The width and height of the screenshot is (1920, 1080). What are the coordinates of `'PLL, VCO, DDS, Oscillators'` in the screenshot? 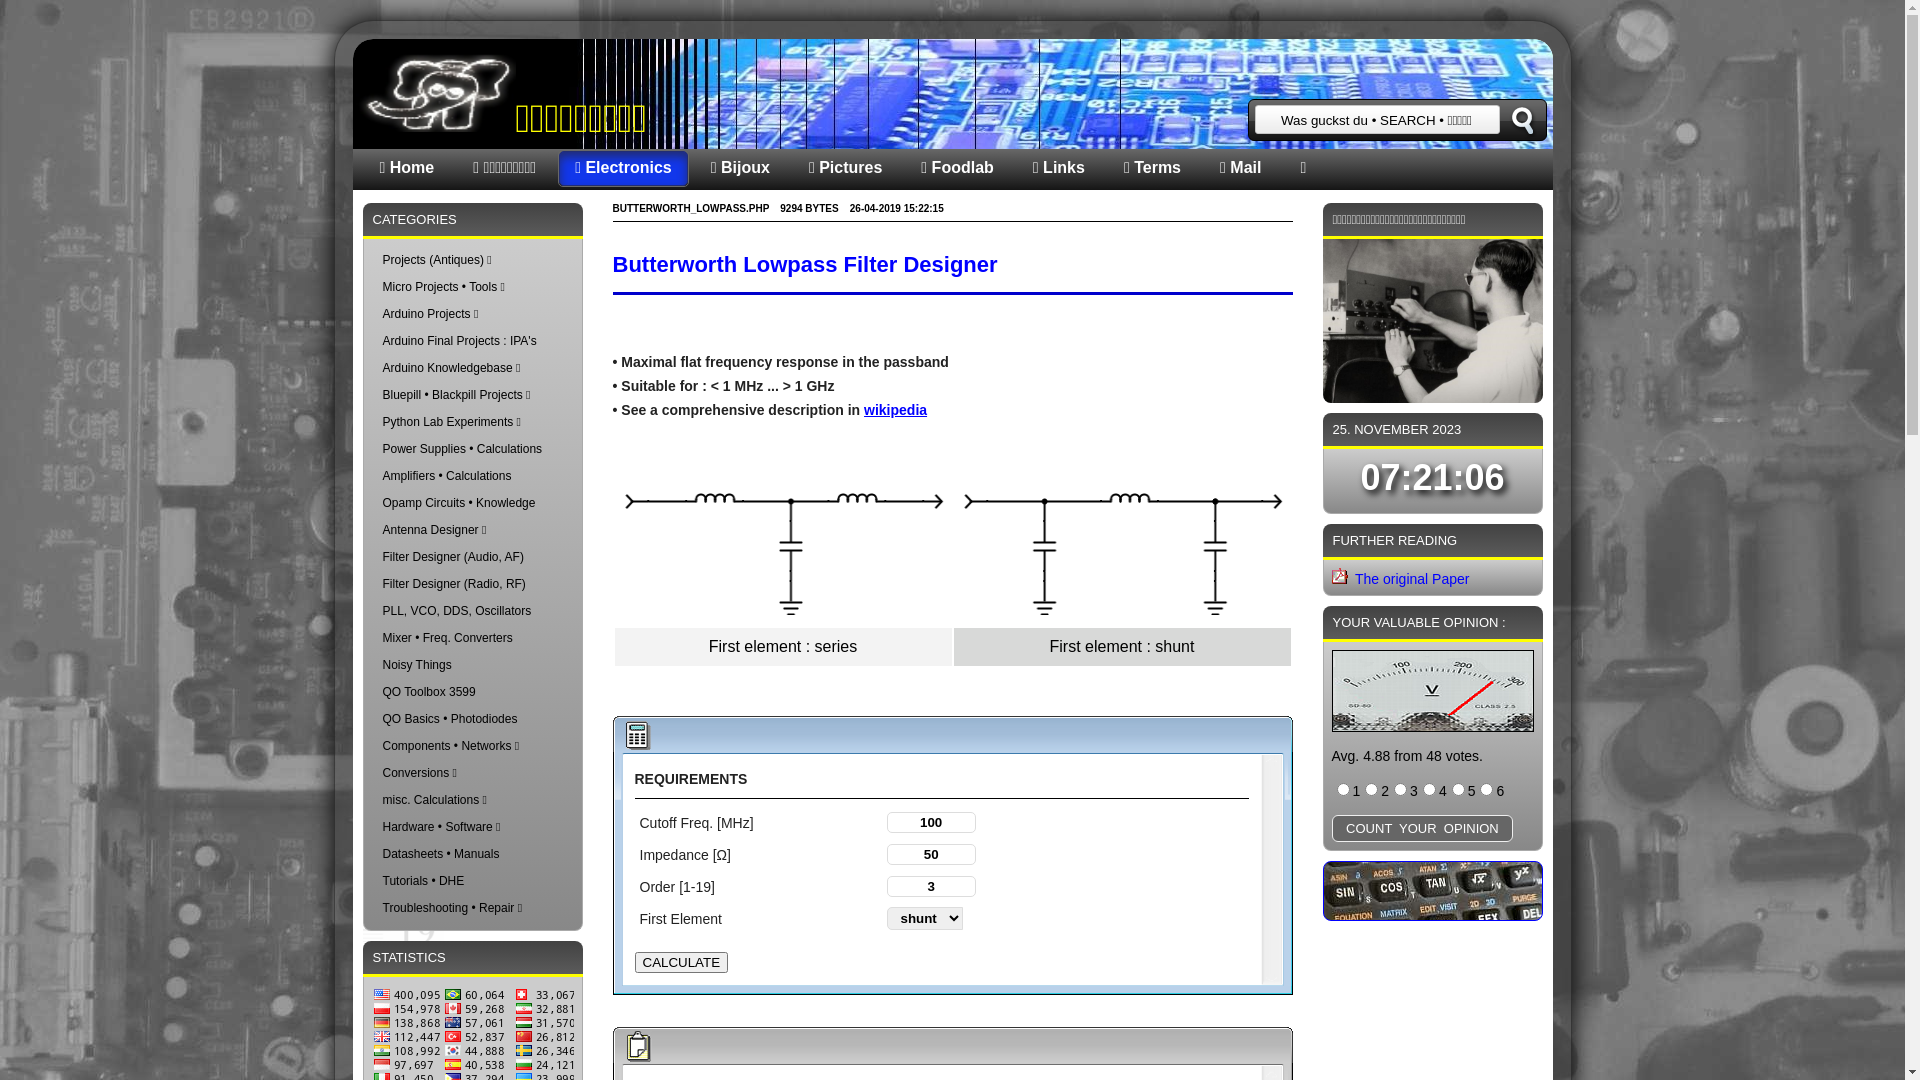 It's located at (455, 609).